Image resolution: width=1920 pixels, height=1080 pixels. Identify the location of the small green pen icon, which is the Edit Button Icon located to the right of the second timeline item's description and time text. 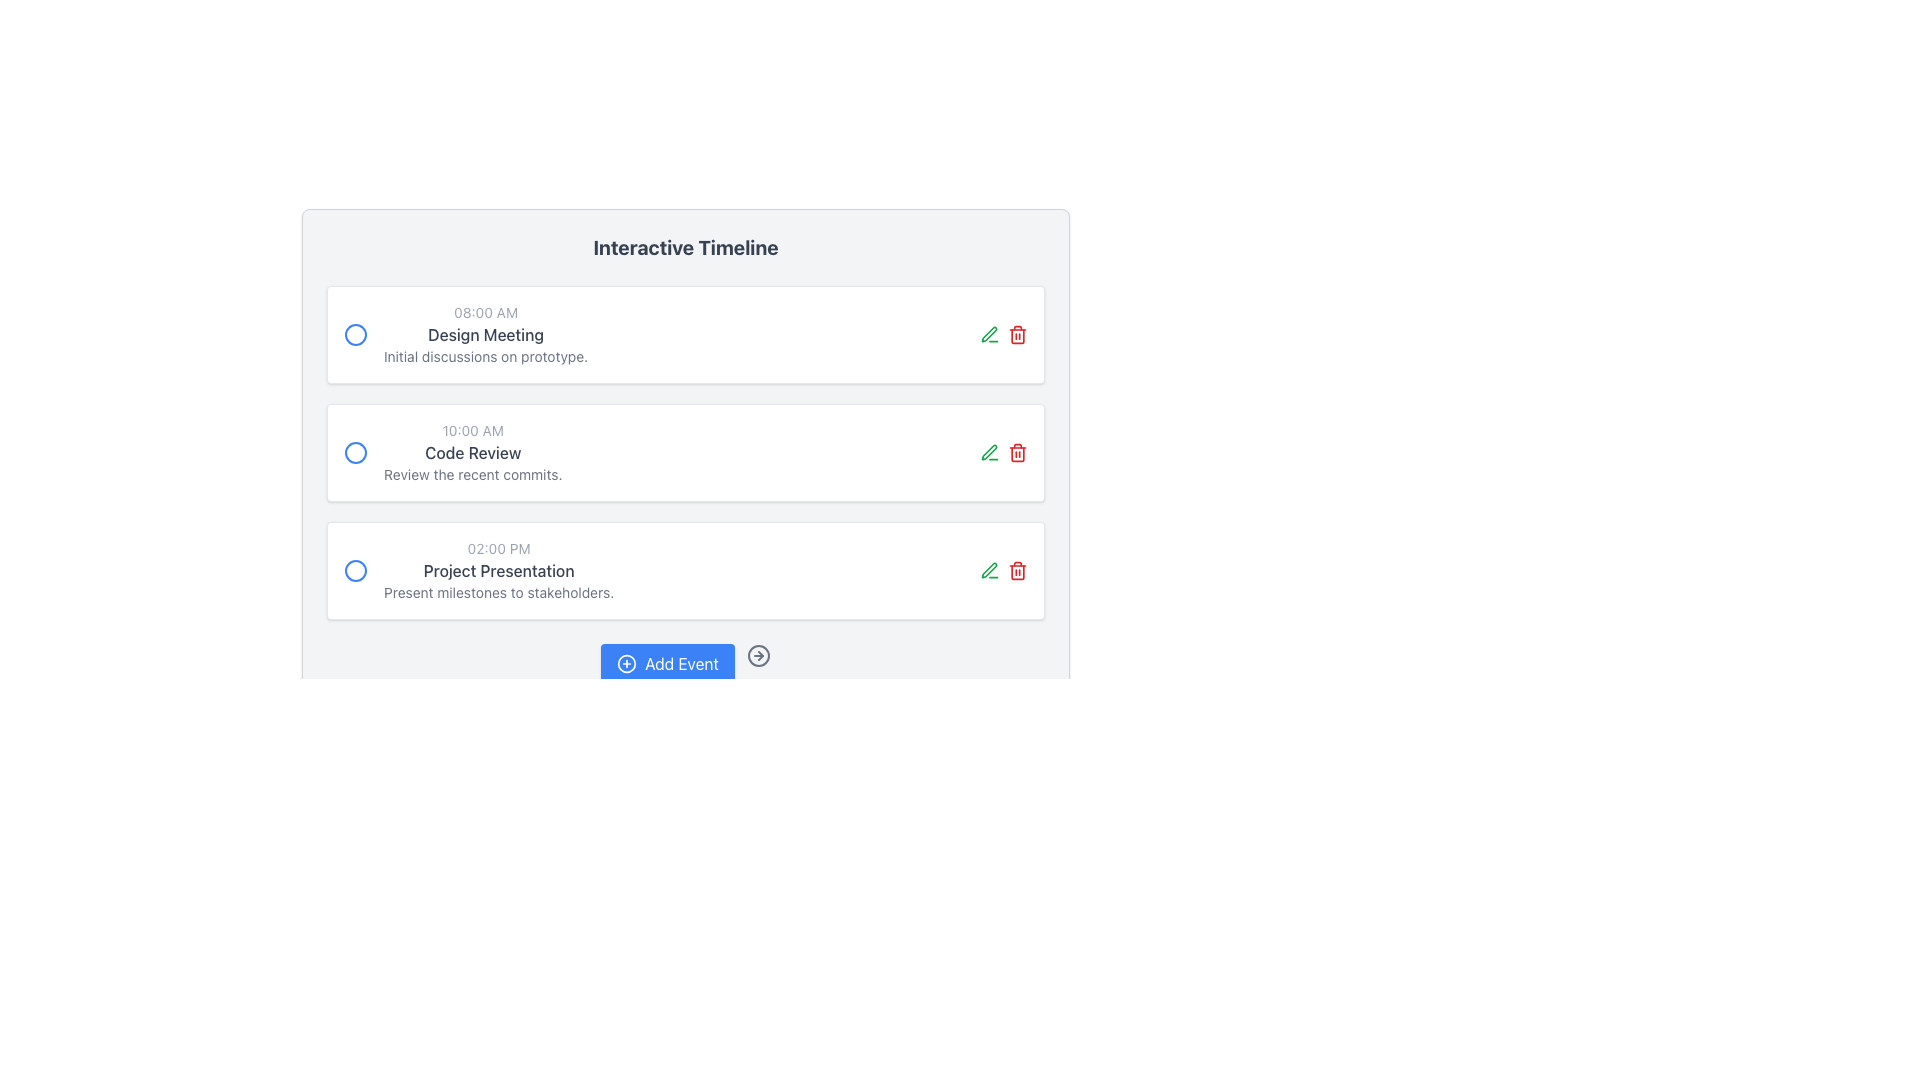
(989, 334).